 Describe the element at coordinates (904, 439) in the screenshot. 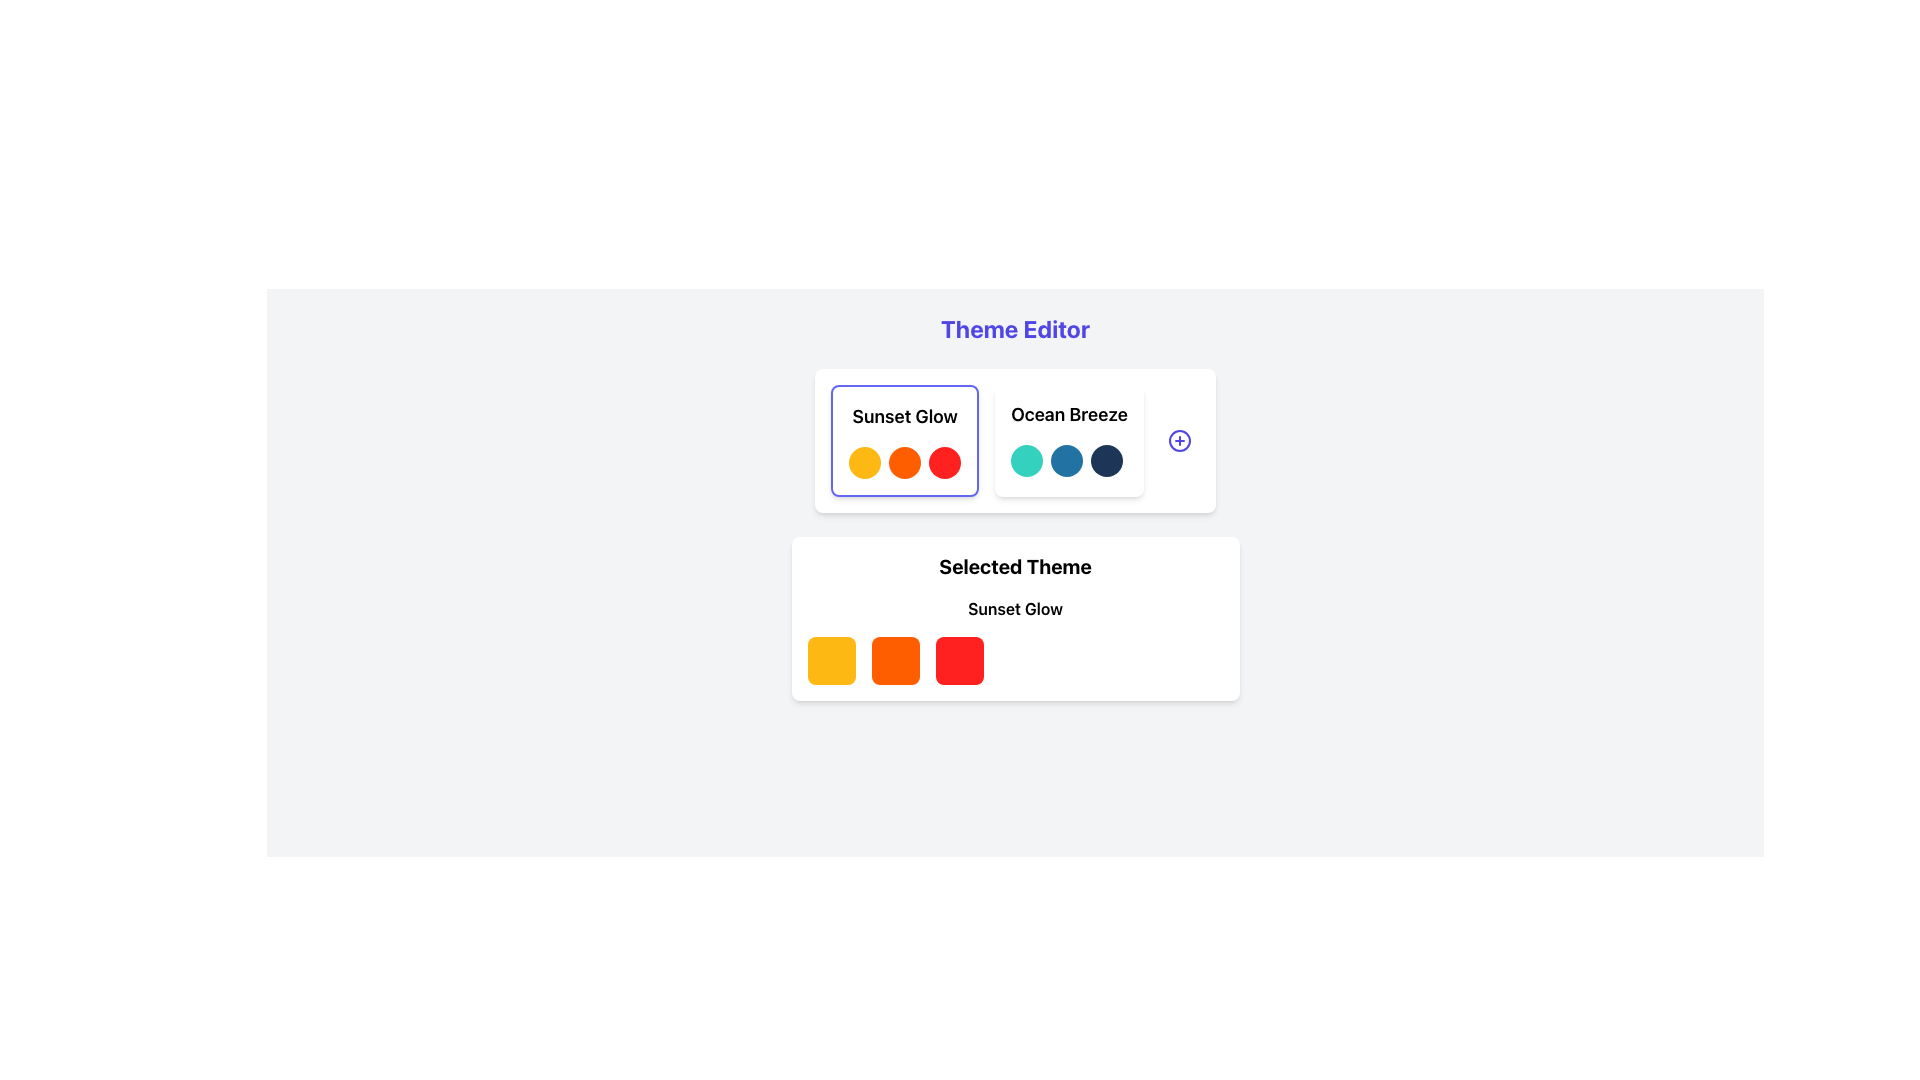

I see `the selectable theme option labeled 'Sunset Glow'` at that location.